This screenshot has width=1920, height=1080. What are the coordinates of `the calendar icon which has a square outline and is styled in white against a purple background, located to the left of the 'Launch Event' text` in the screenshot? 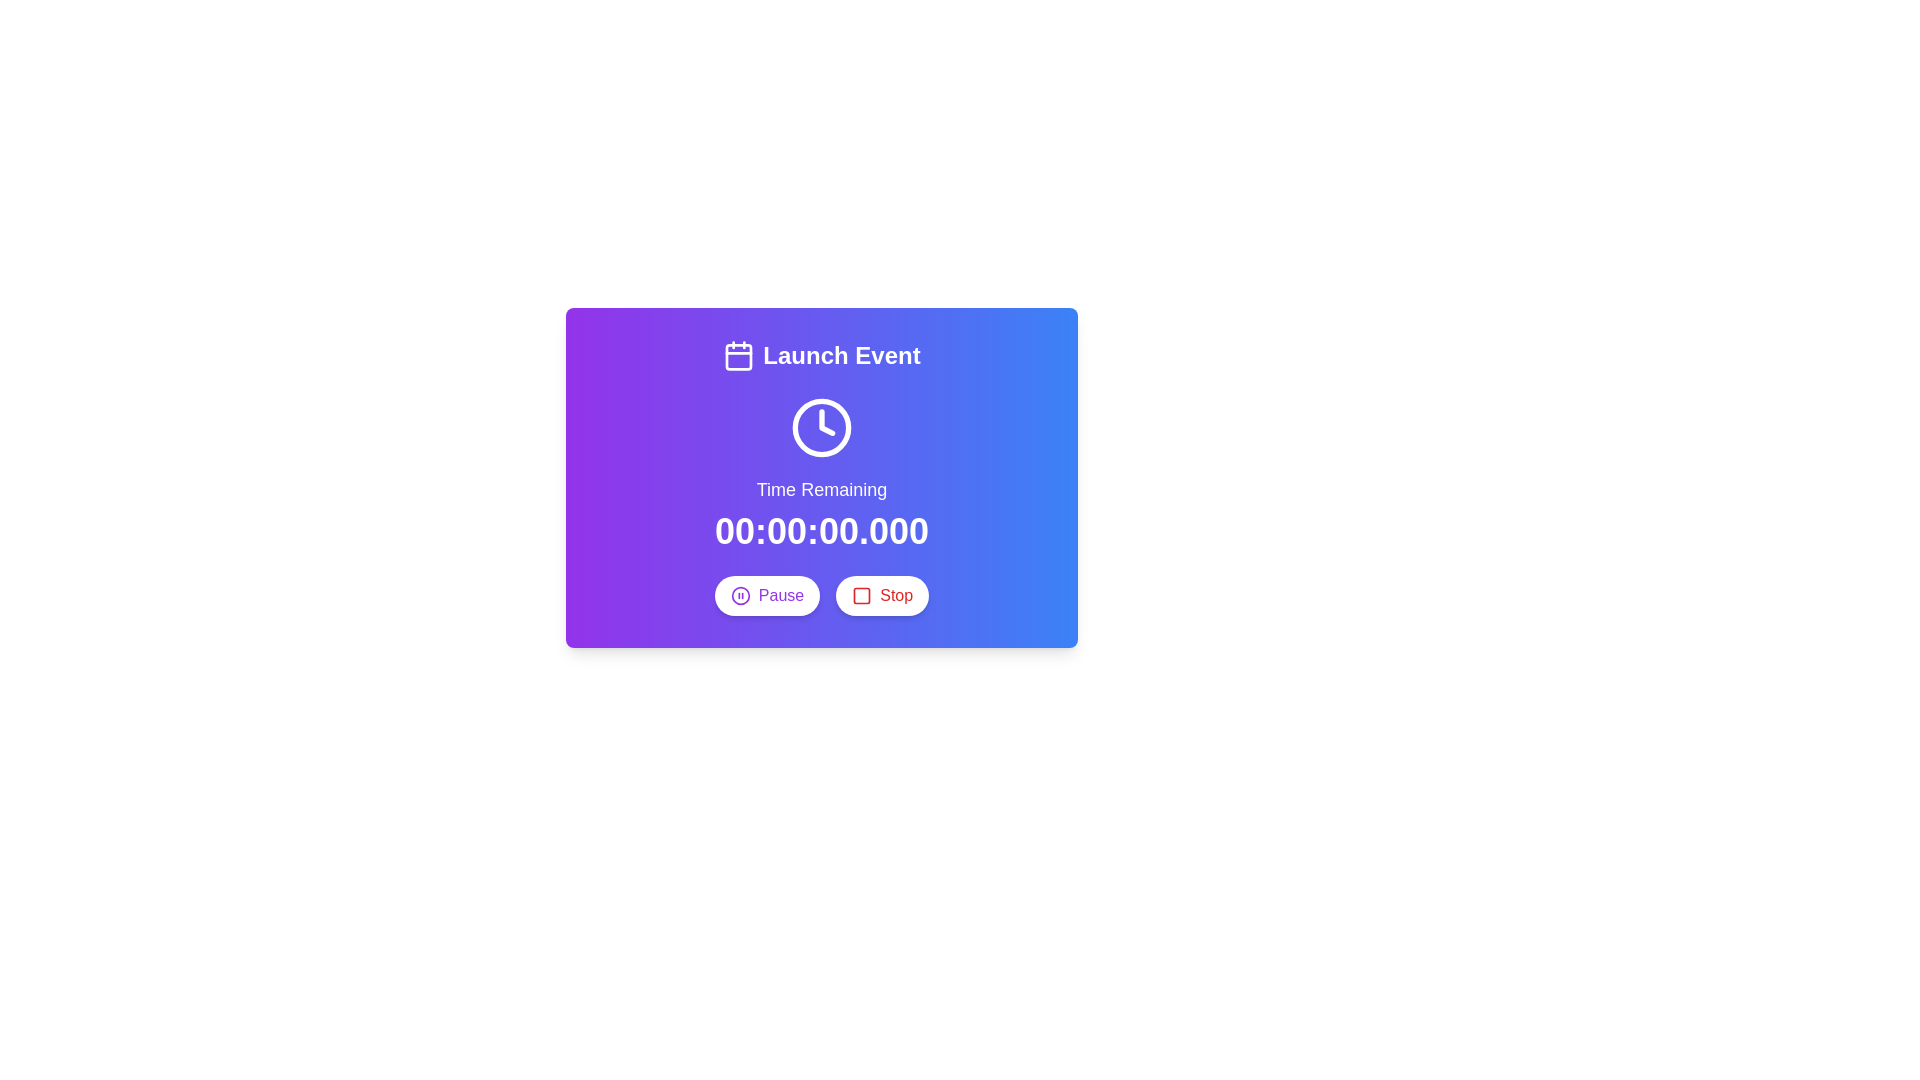 It's located at (738, 354).